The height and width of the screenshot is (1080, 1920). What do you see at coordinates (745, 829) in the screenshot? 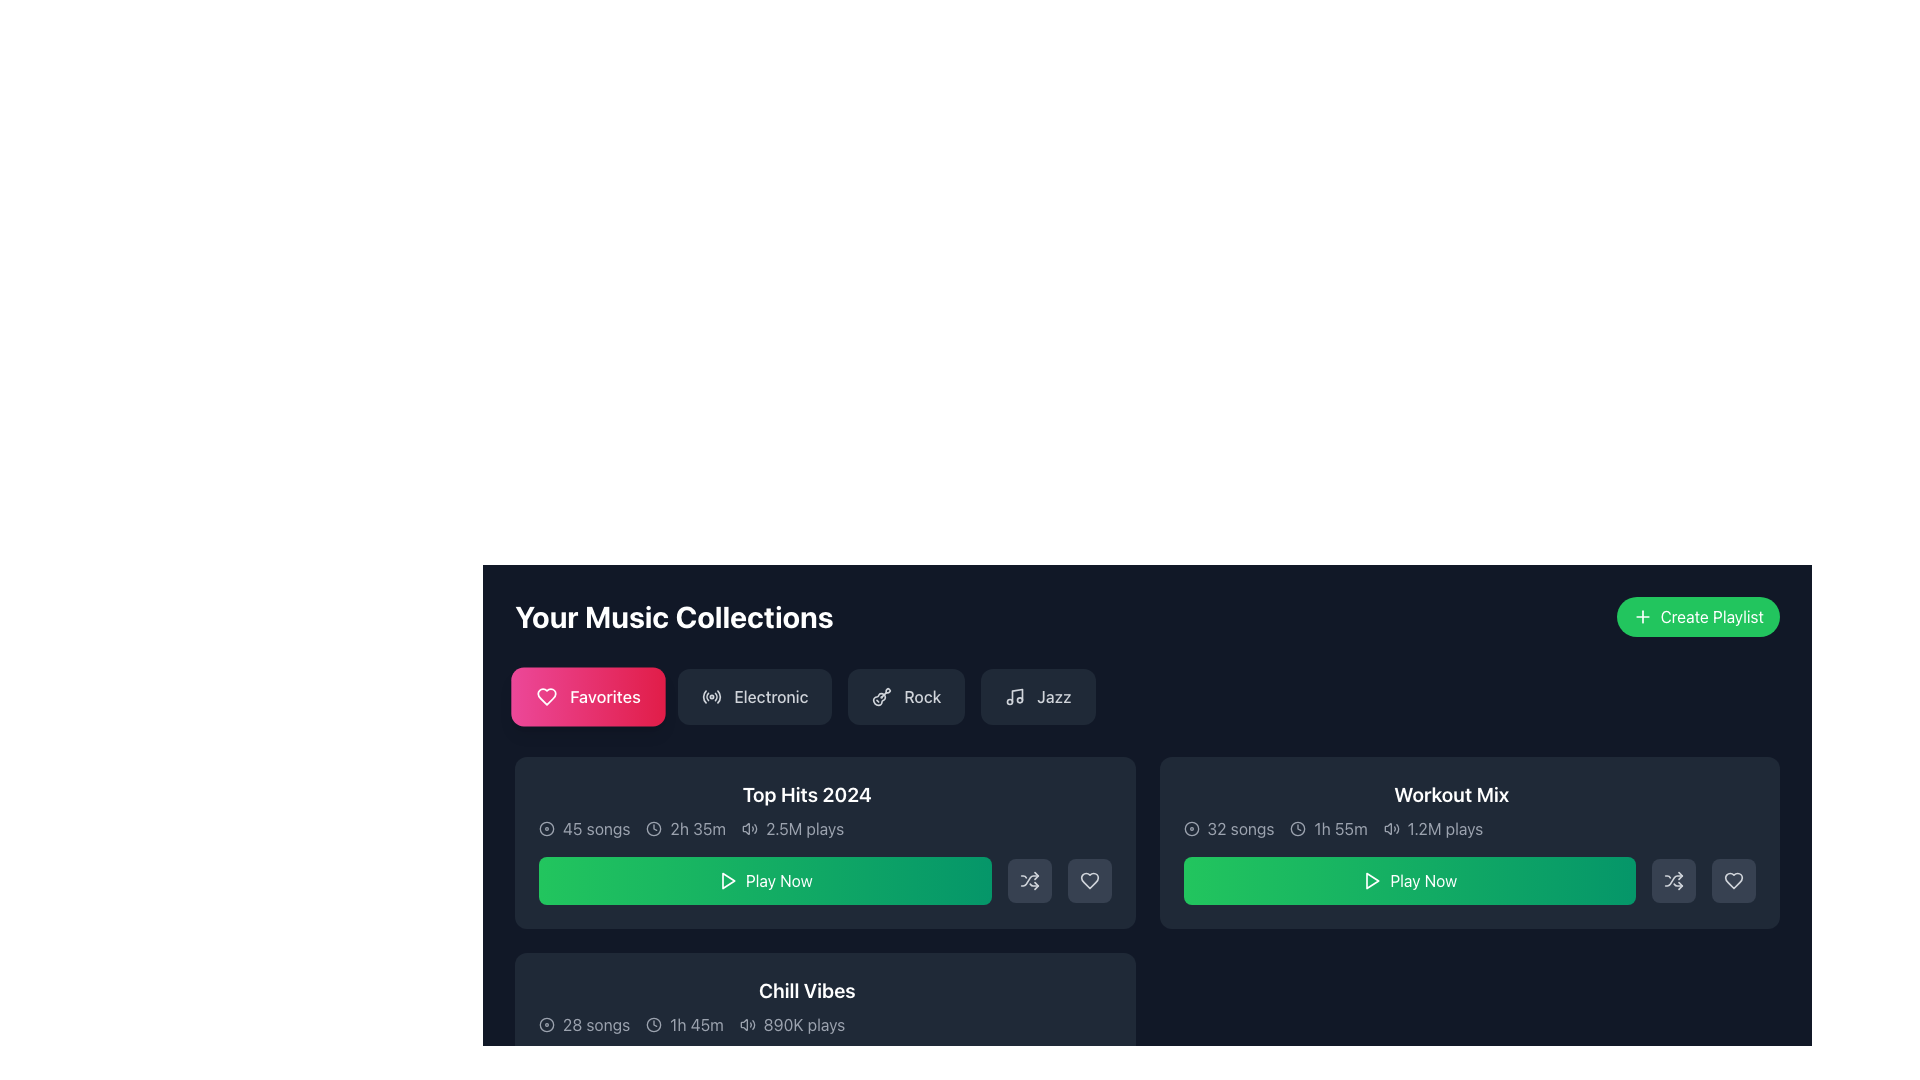
I see `the speaker icon located within the 'Top Hits 2024' card, positioned near the center of the bottom half` at bounding box center [745, 829].